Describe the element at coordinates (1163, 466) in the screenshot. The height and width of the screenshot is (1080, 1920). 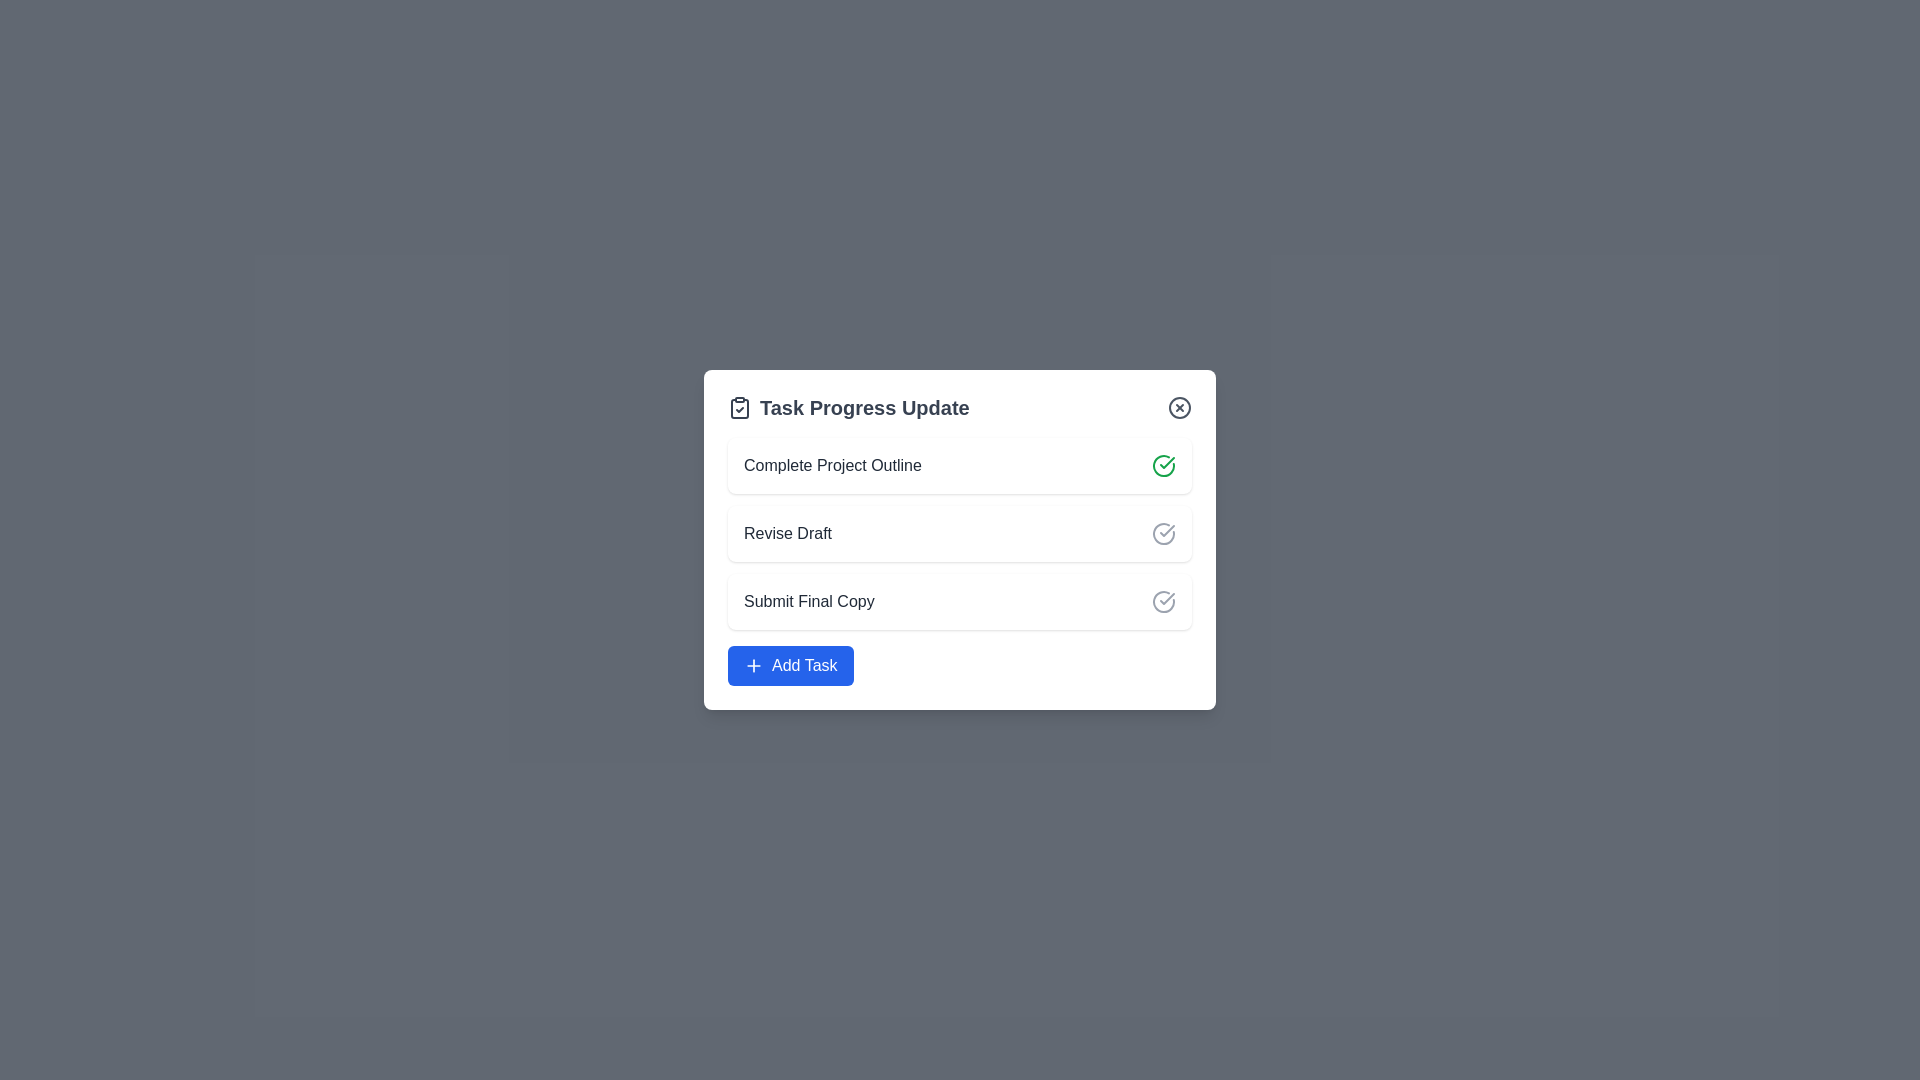
I see `the icon indicating the completion of the task 'Complete Project Outline' in the dialog box titled 'Task Progress Update'` at that location.